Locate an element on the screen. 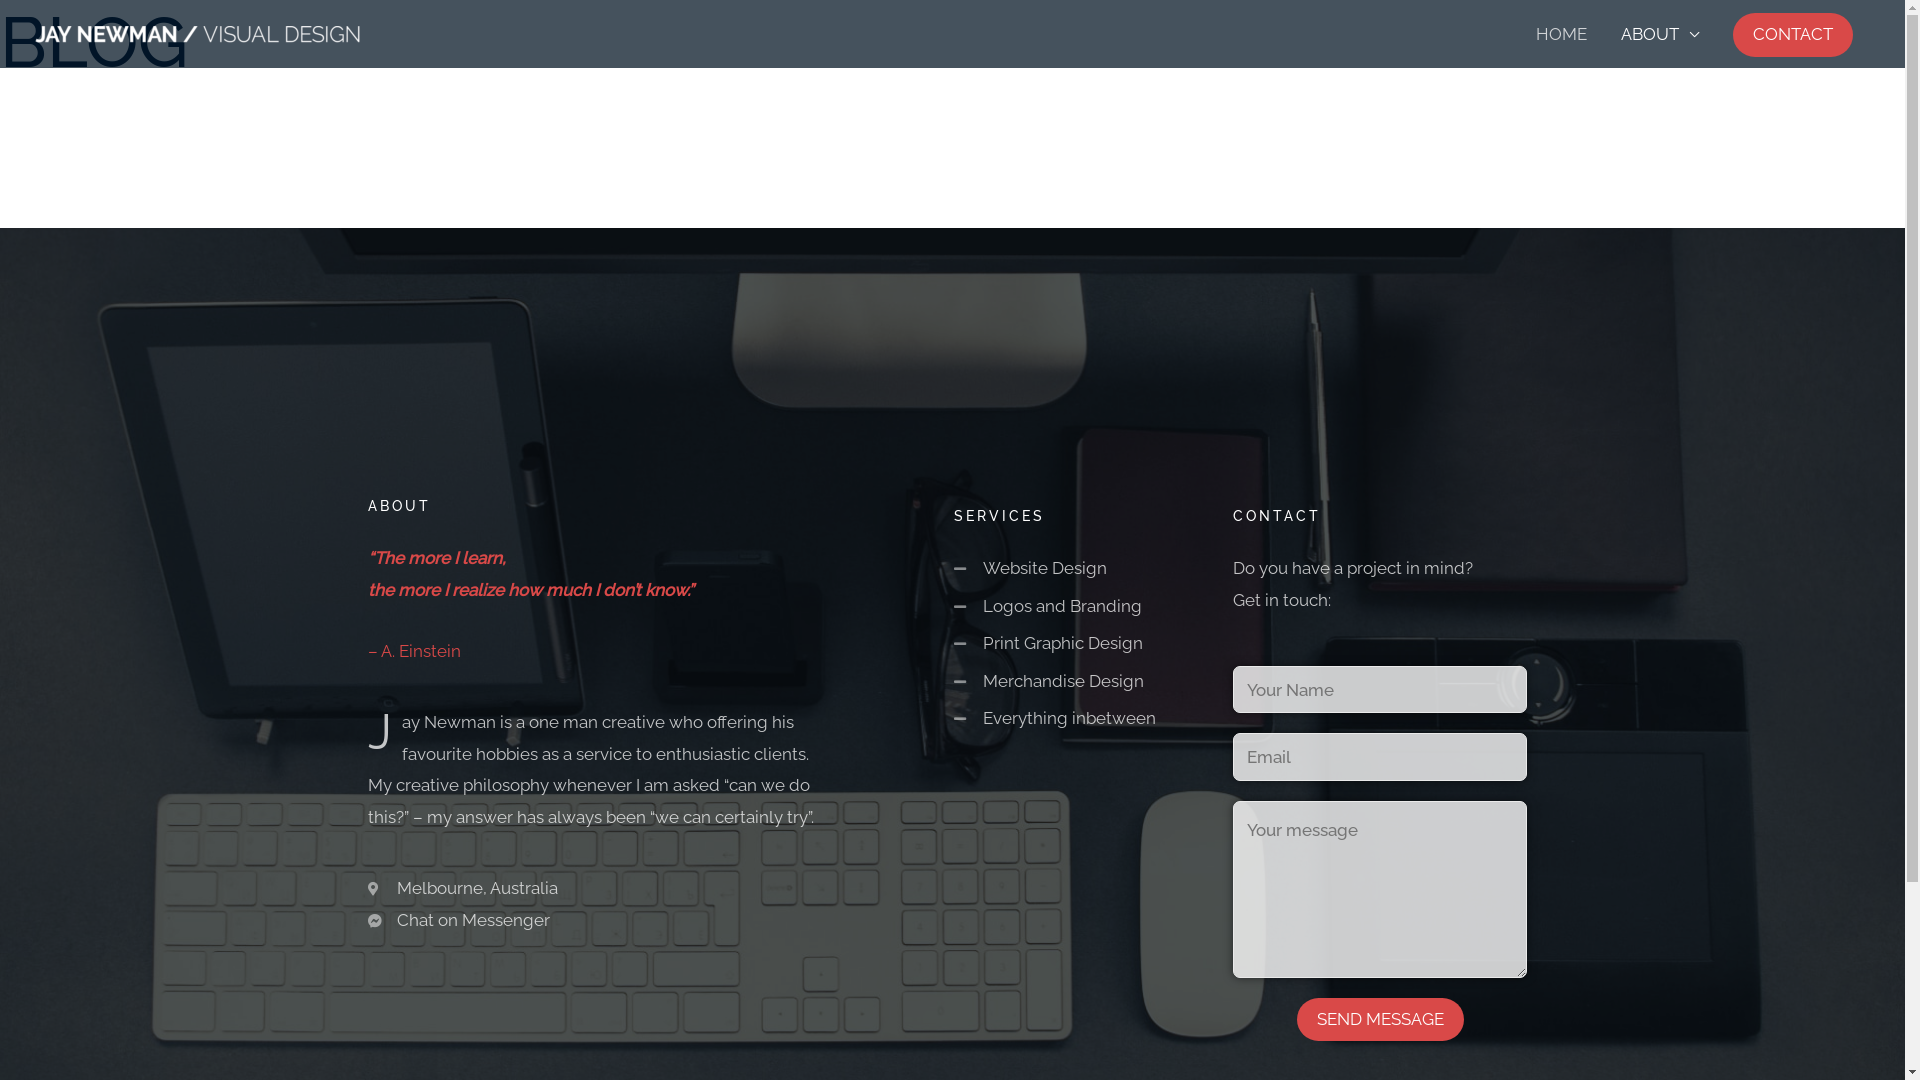  'ABOUT' is located at coordinates (1603, 34).